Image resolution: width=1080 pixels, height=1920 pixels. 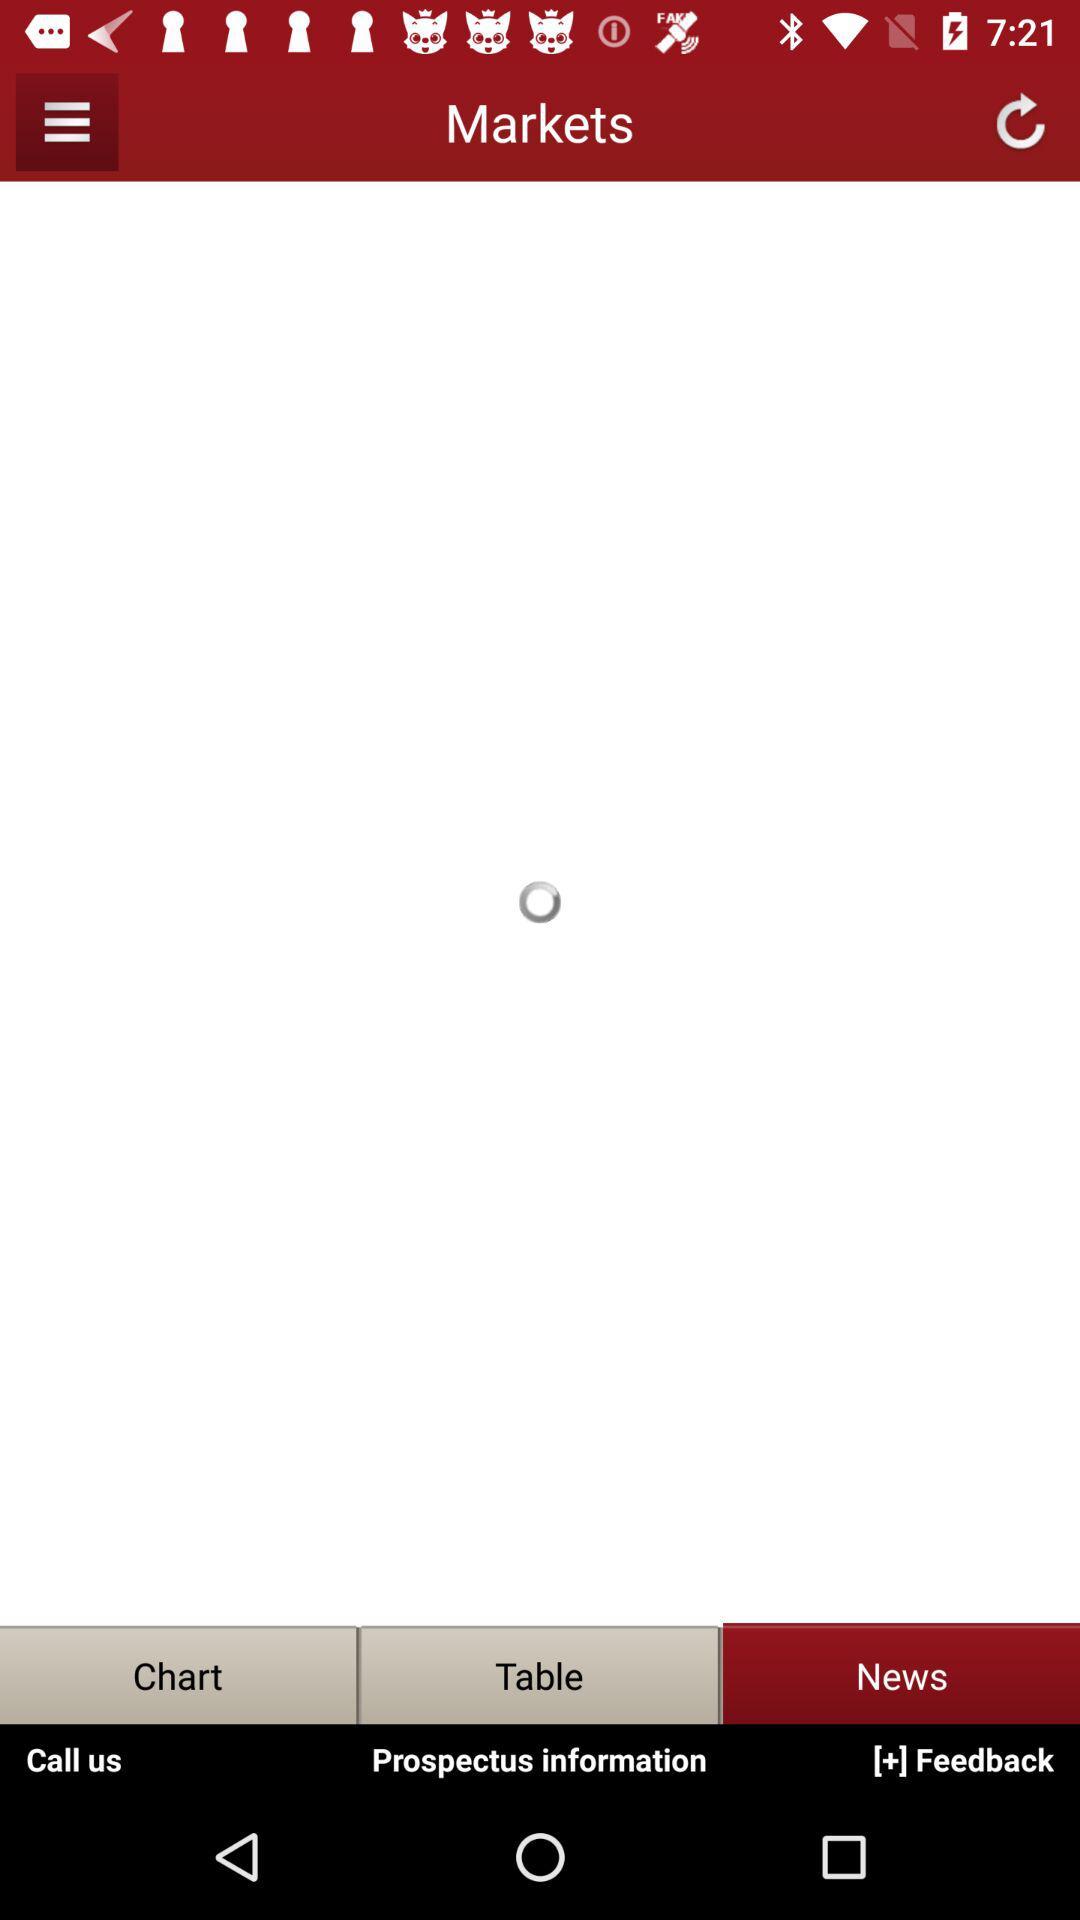 What do you see at coordinates (72, 1758) in the screenshot?
I see `the option call us which is on the bottom left corner of the screen` at bounding box center [72, 1758].